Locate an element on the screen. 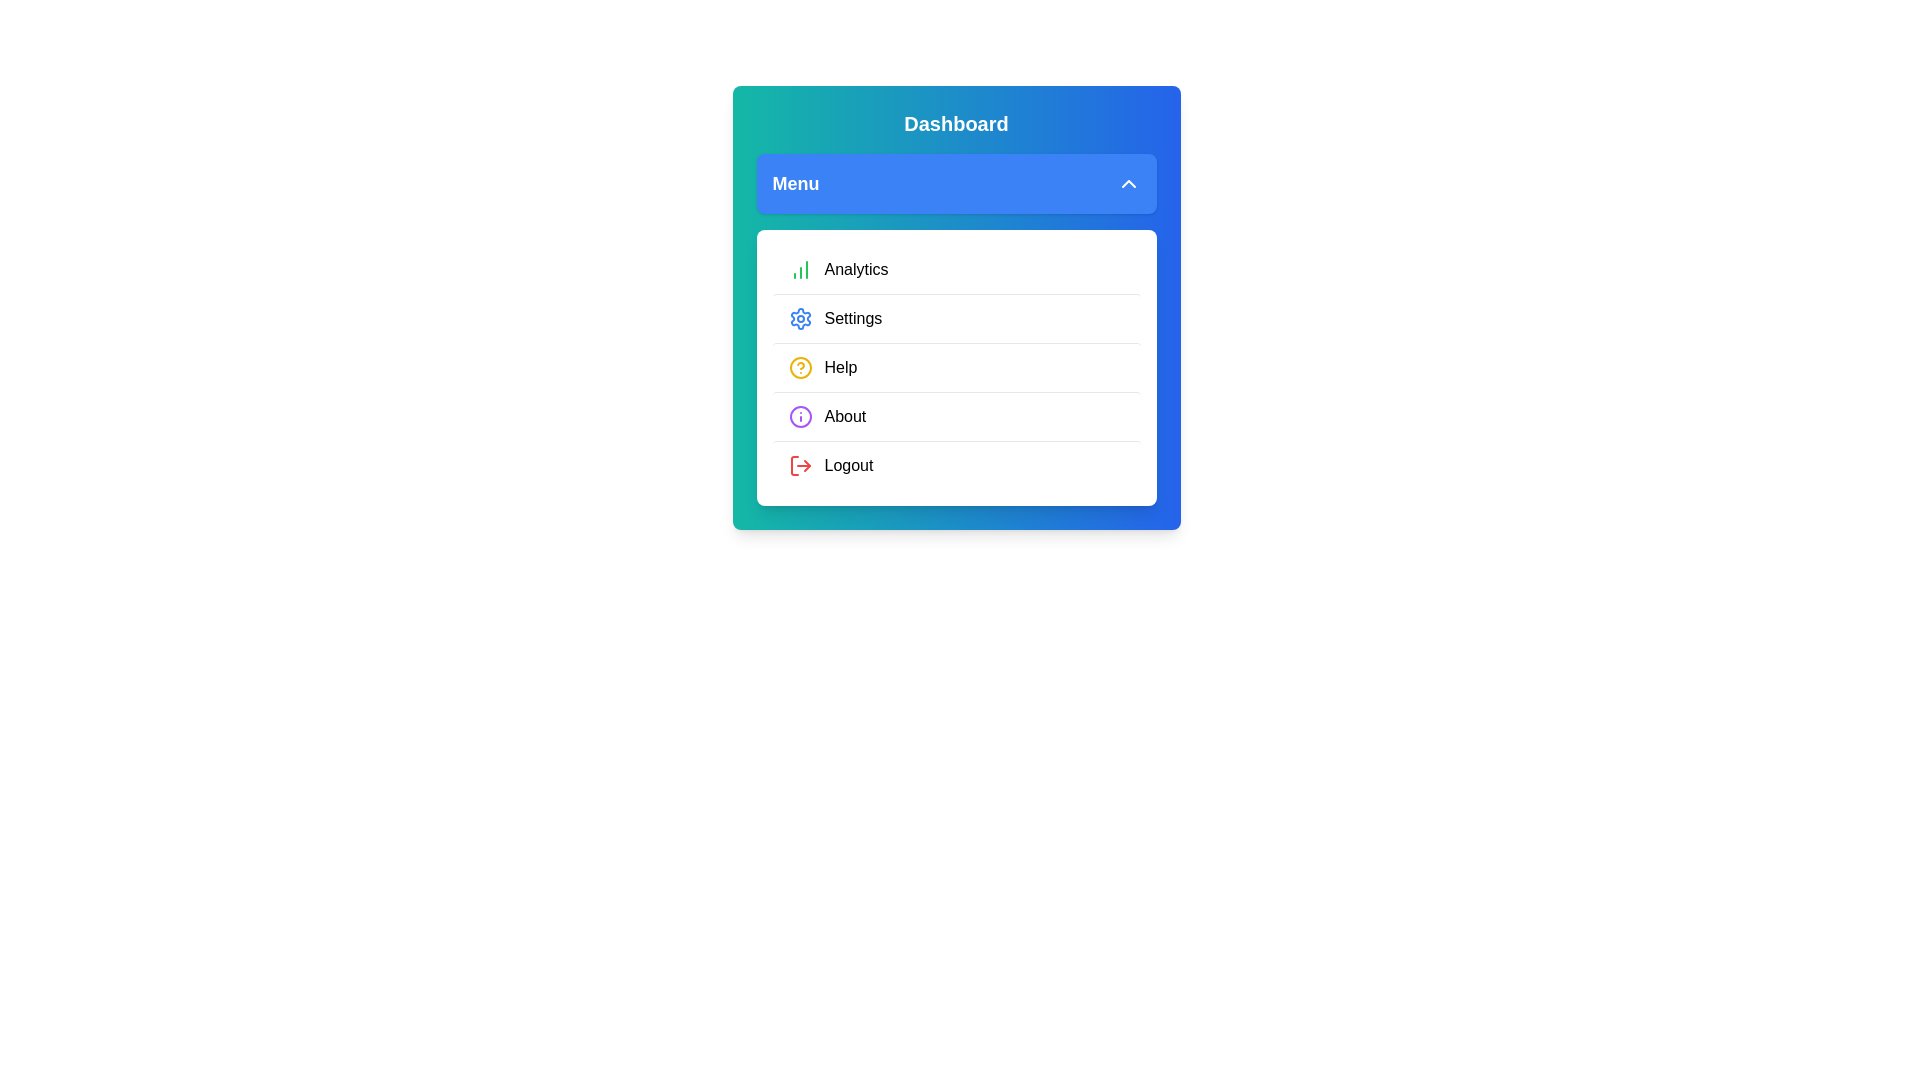  the 'Menu' label, which is styled with bold white text on a blue background and located at the left side of the header bar in the dropdown menu panel is located at coordinates (795, 184).